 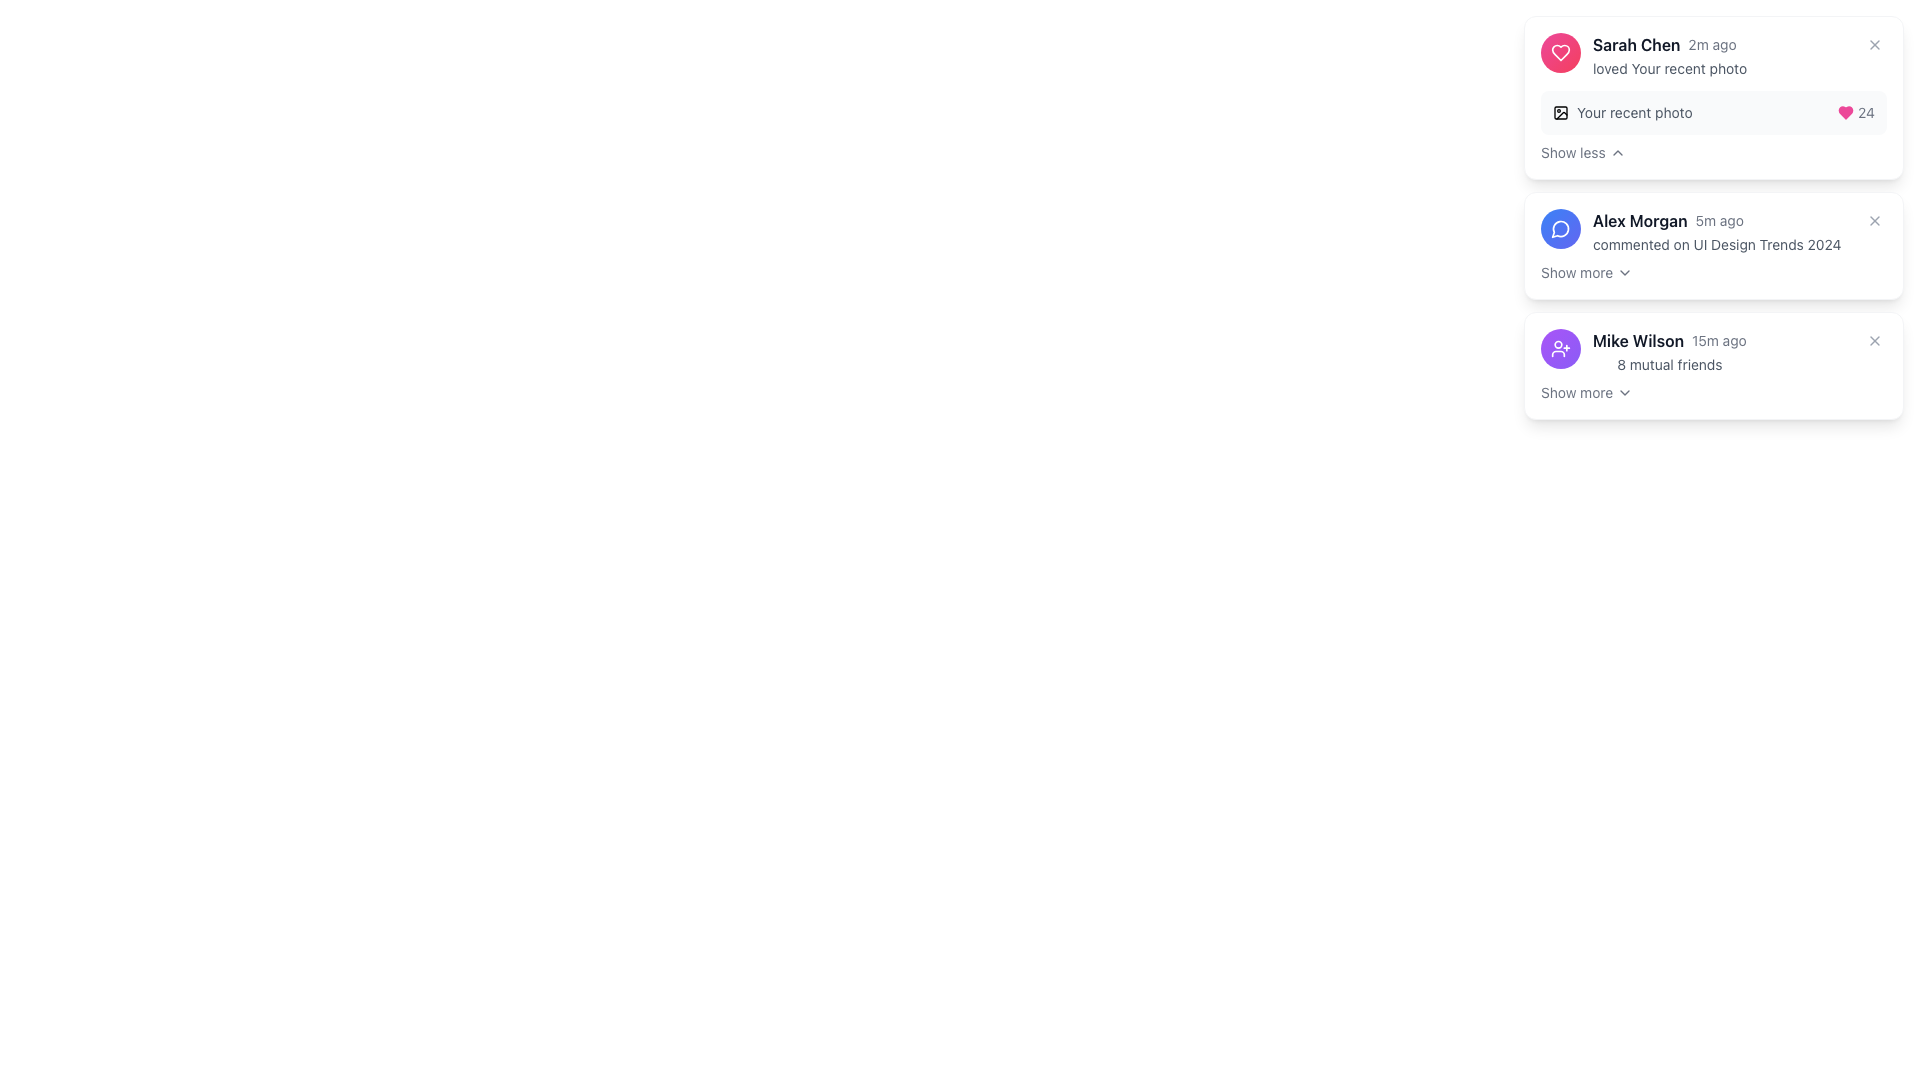 I want to click on the text element displaying 'commented on UI Design Trends 2024' located in the second notification card beneath 'Alex Morgan', so click(x=1716, y=243).